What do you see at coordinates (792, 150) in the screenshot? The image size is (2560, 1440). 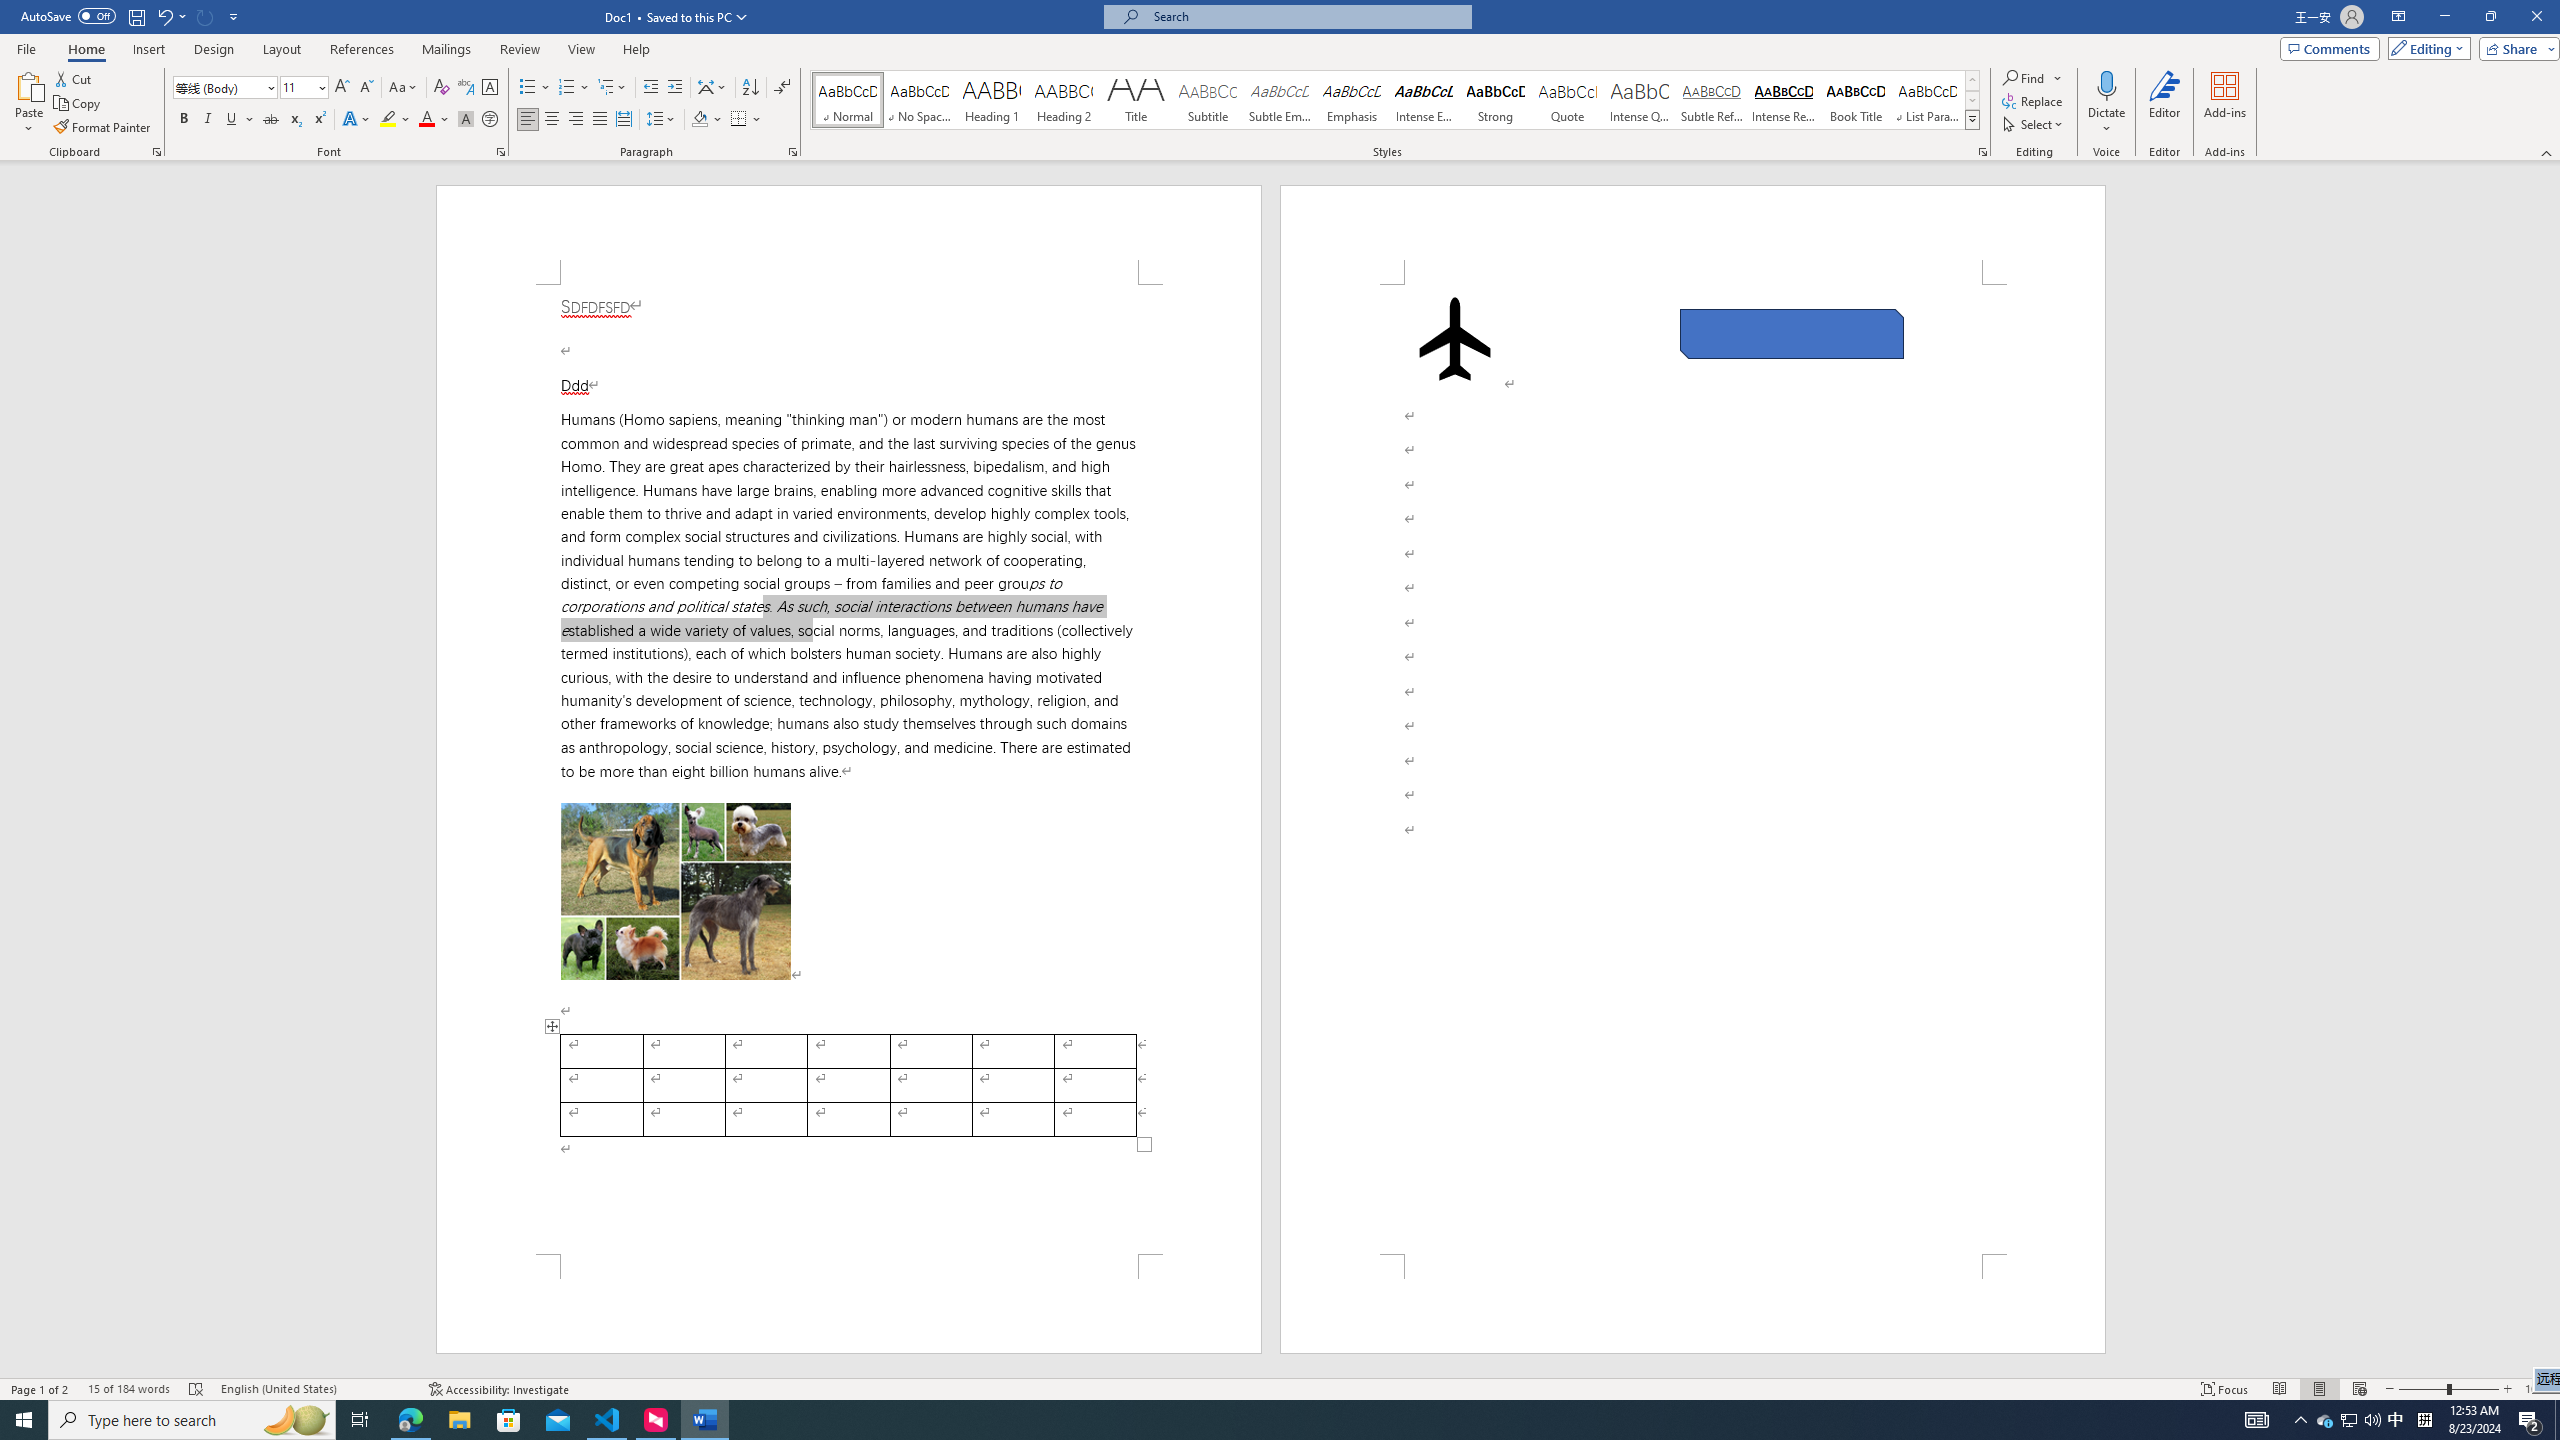 I see `'Paragraph...'` at bounding box center [792, 150].